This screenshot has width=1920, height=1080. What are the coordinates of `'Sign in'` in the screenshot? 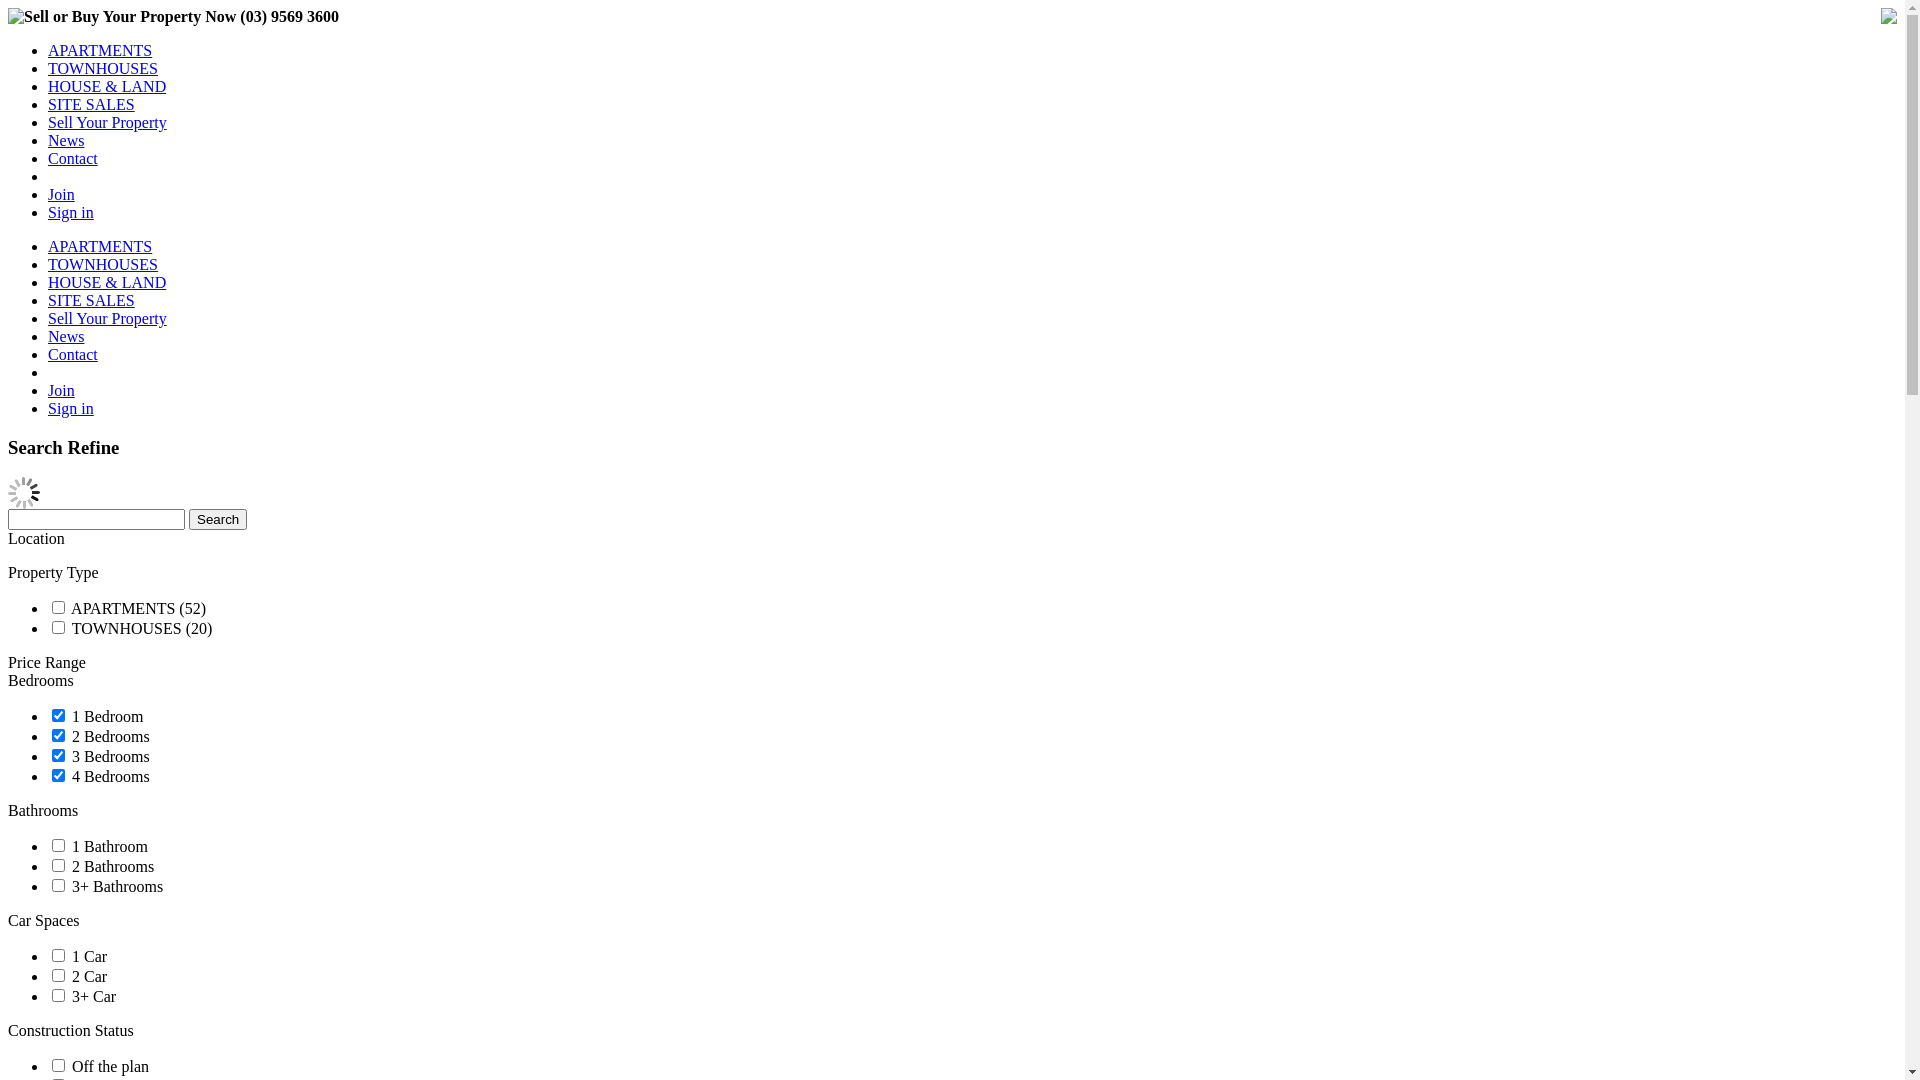 It's located at (71, 212).